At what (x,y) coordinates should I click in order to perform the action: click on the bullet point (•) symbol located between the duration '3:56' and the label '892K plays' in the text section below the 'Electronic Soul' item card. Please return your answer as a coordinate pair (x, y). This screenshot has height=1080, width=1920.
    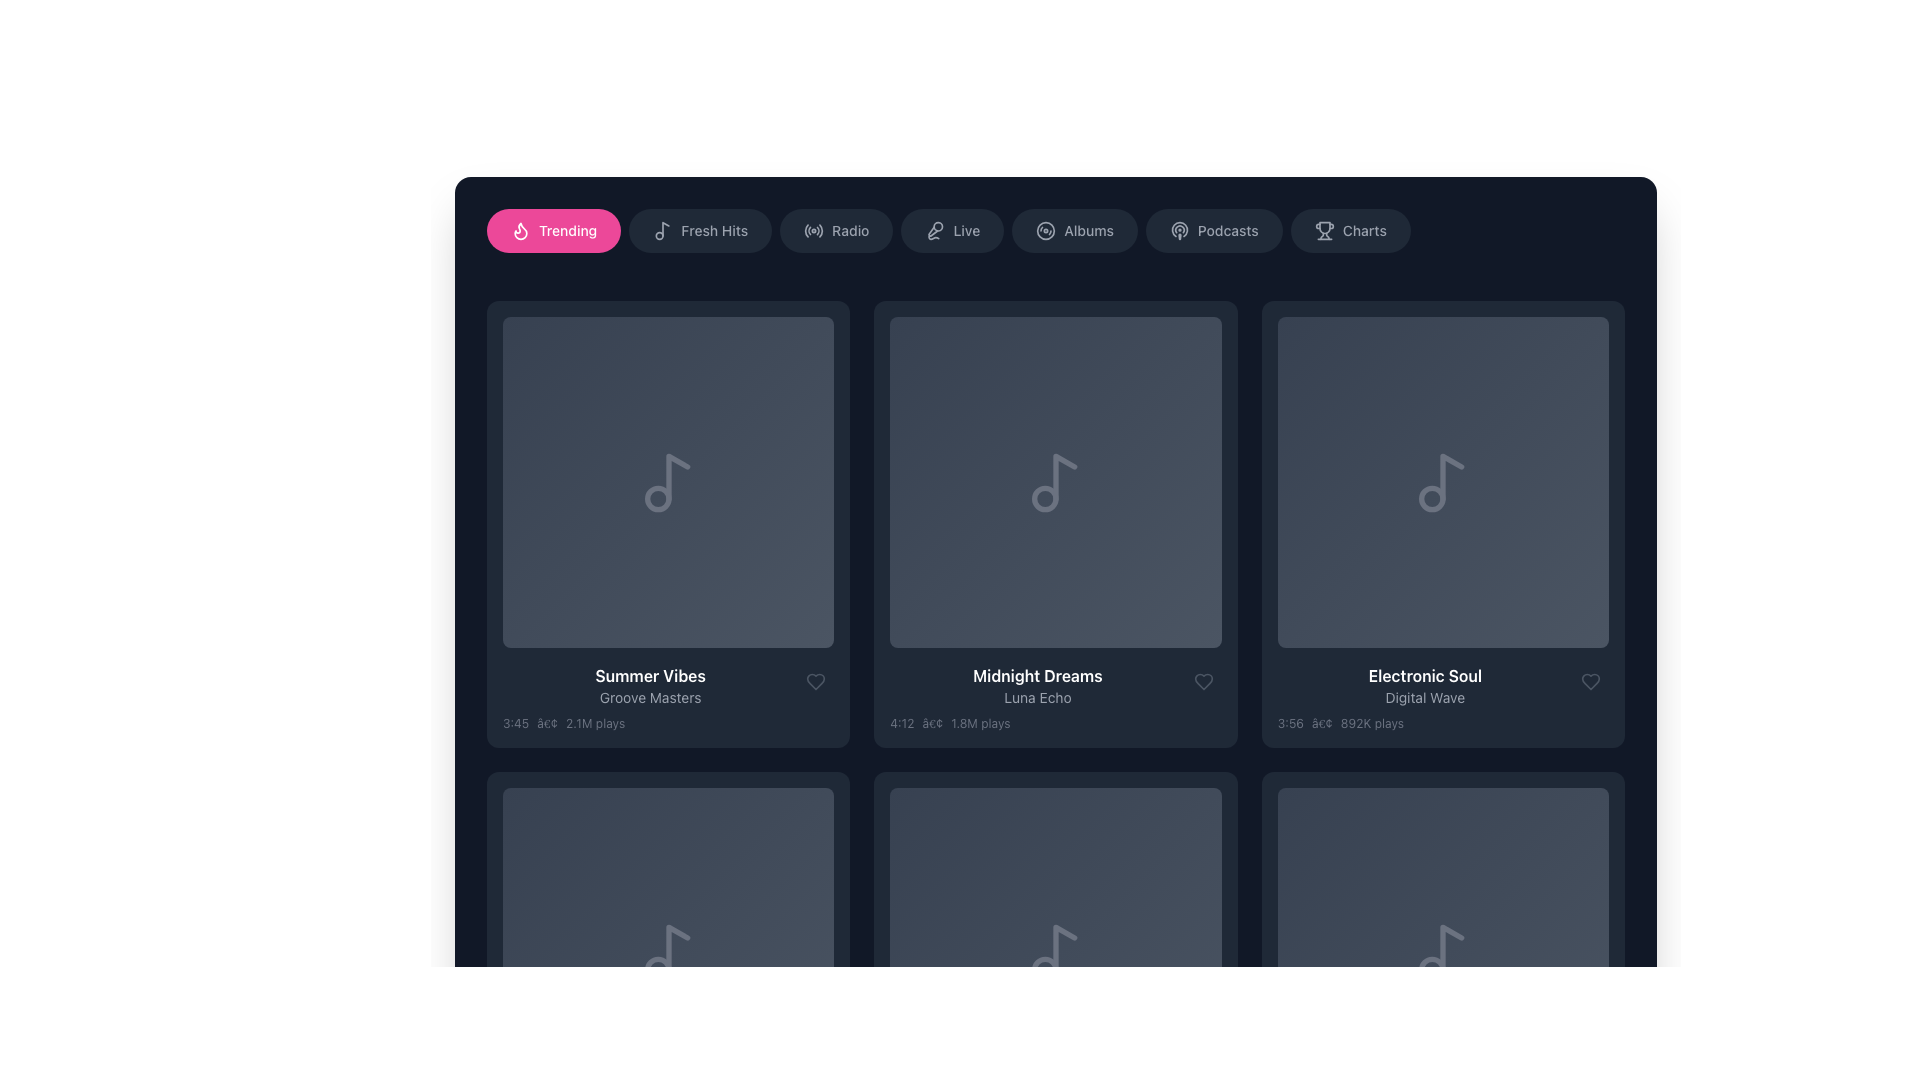
    Looking at the image, I should click on (1322, 724).